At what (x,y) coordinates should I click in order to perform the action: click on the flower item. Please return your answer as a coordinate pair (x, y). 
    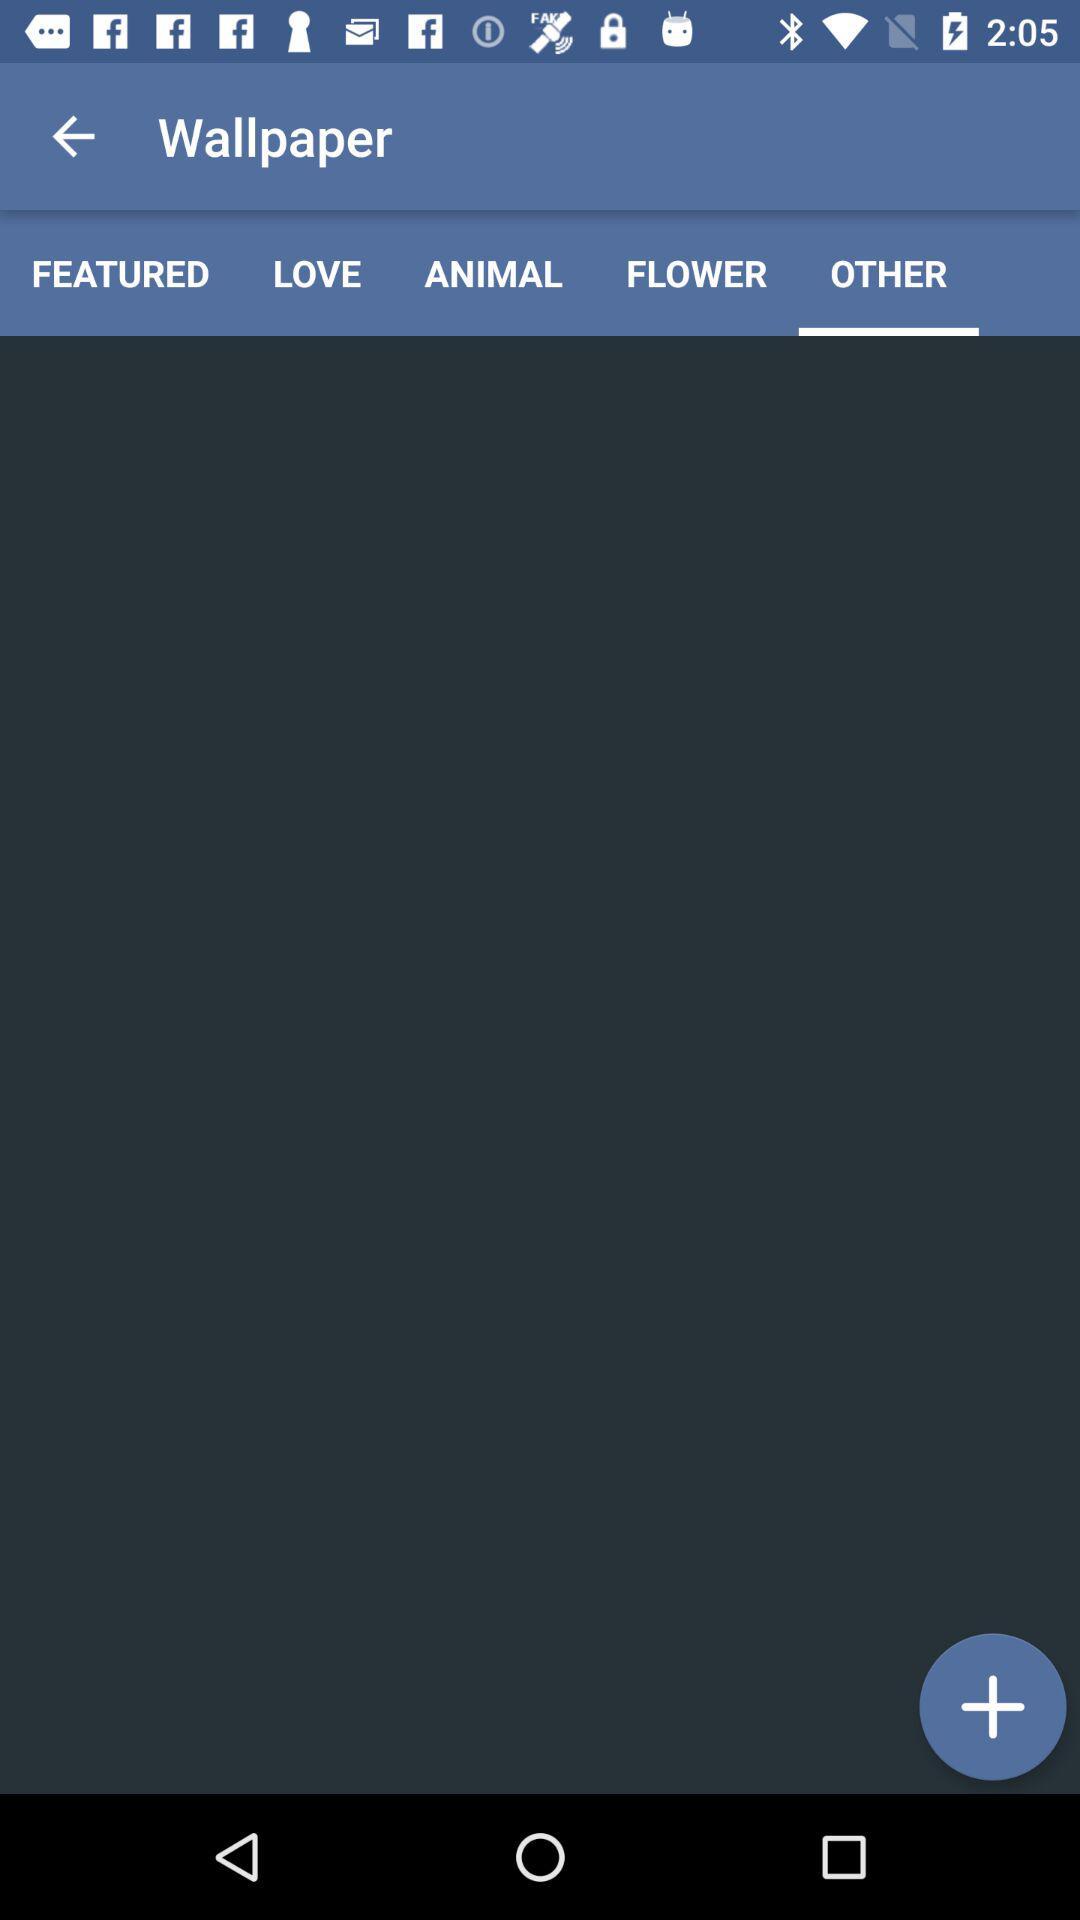
    Looking at the image, I should click on (695, 272).